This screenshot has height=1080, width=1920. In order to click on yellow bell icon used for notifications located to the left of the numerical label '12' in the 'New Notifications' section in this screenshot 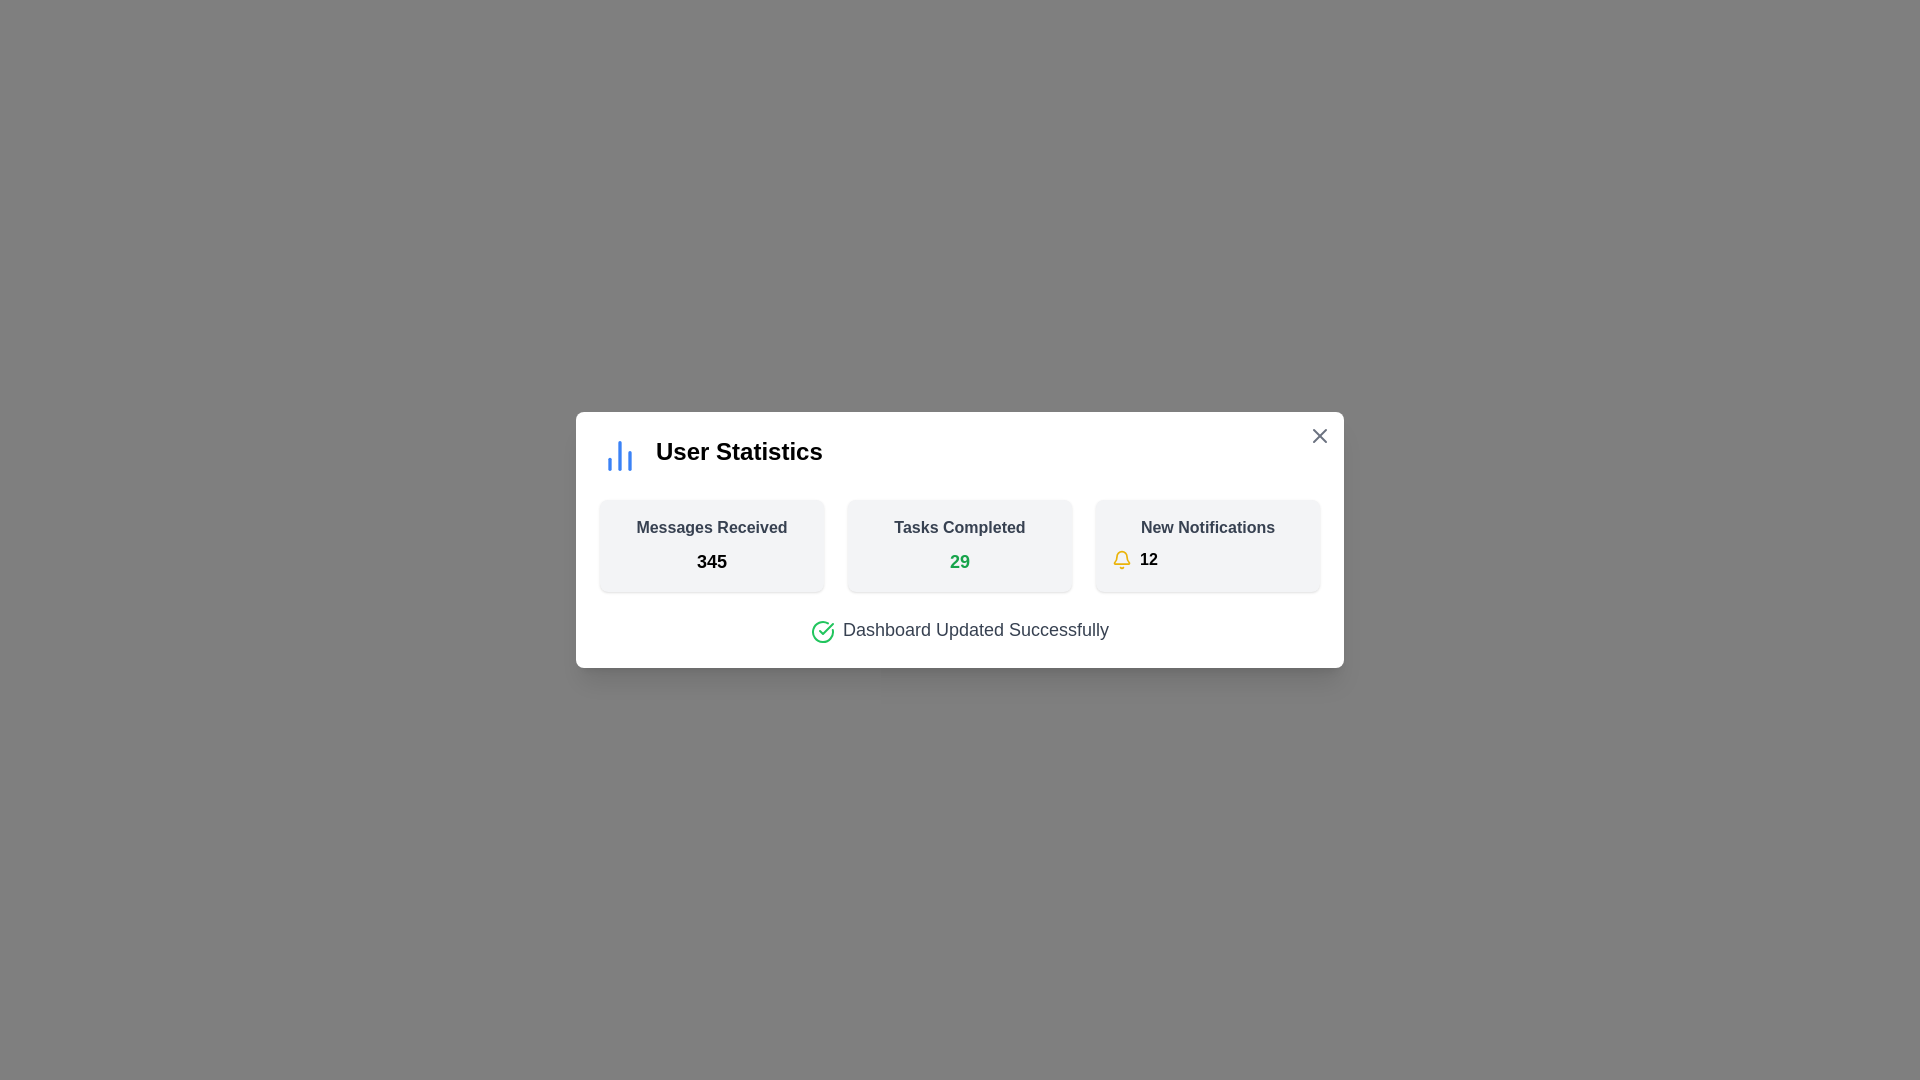, I will do `click(1122, 559)`.